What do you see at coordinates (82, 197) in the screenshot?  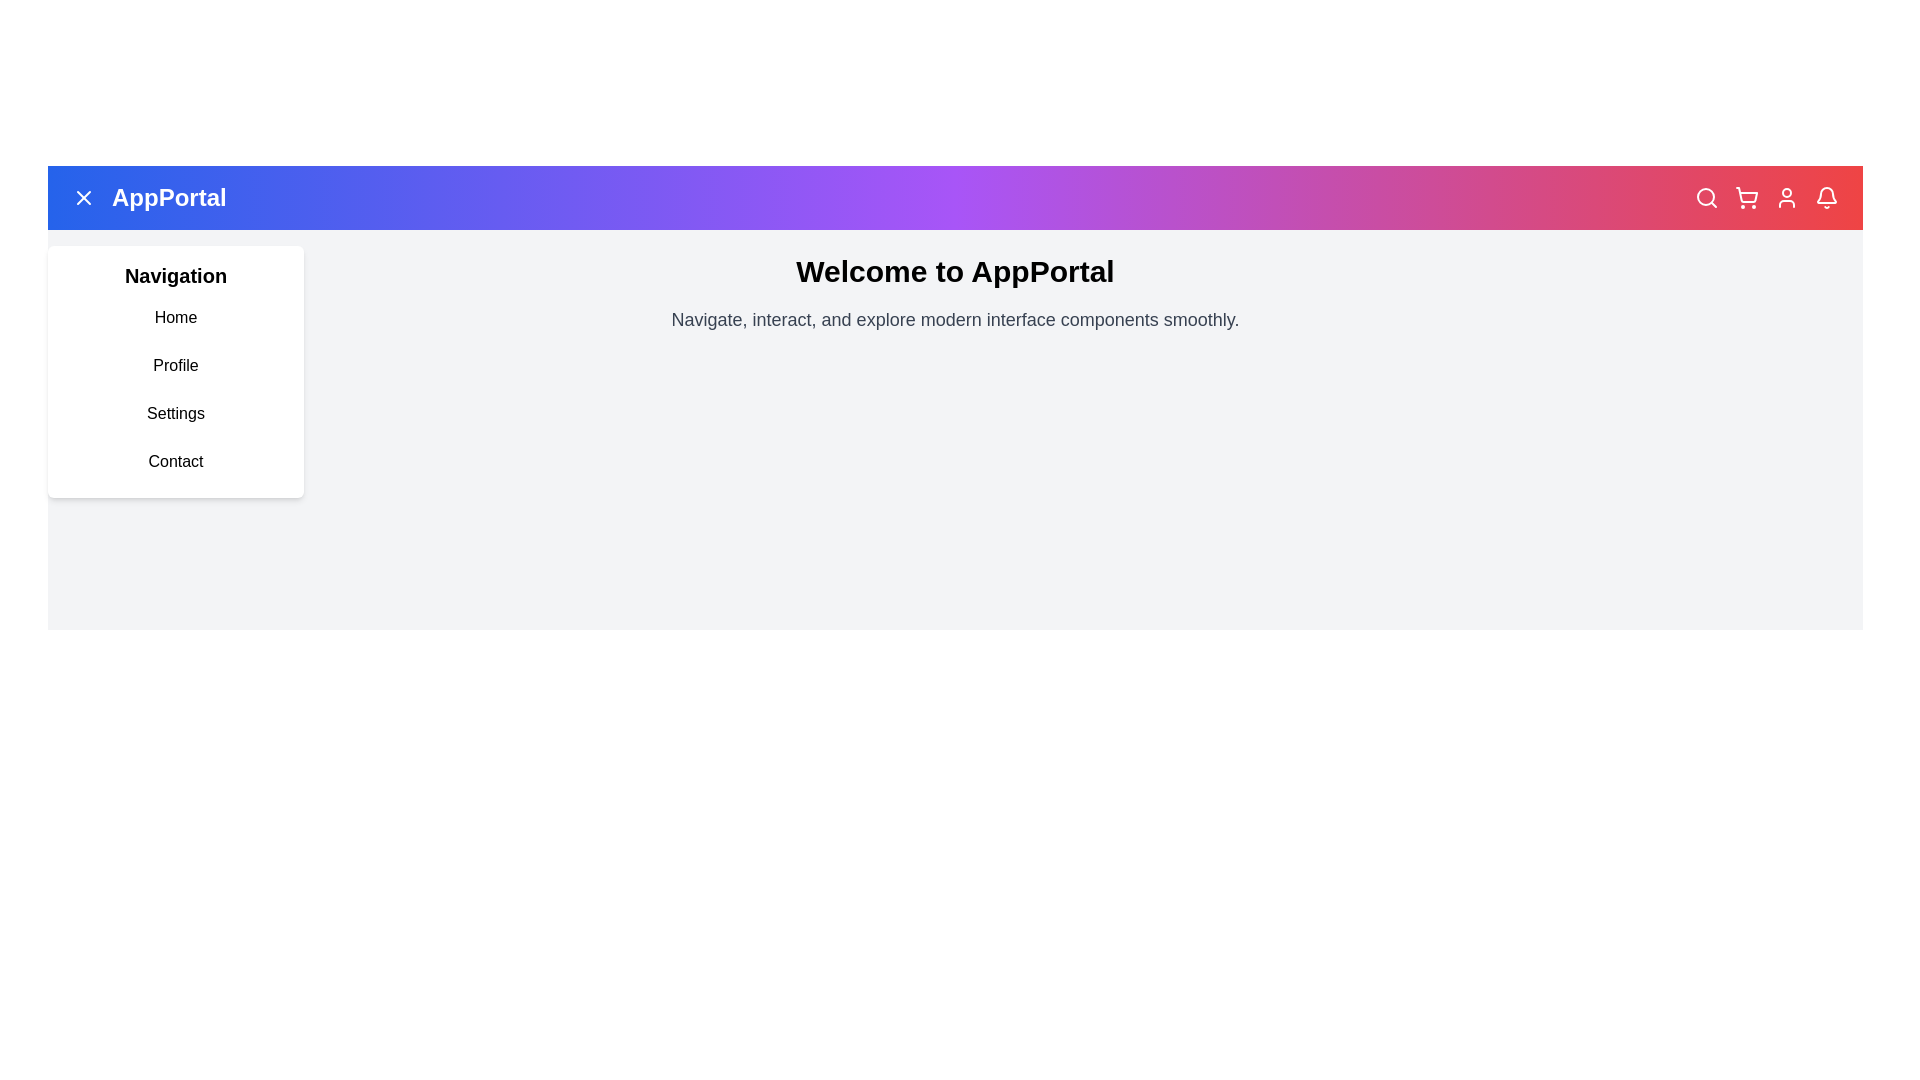 I see `the close icon located at the top-left corner of the interface within the navigation bar next to the 'AppPortal' title` at bounding box center [82, 197].